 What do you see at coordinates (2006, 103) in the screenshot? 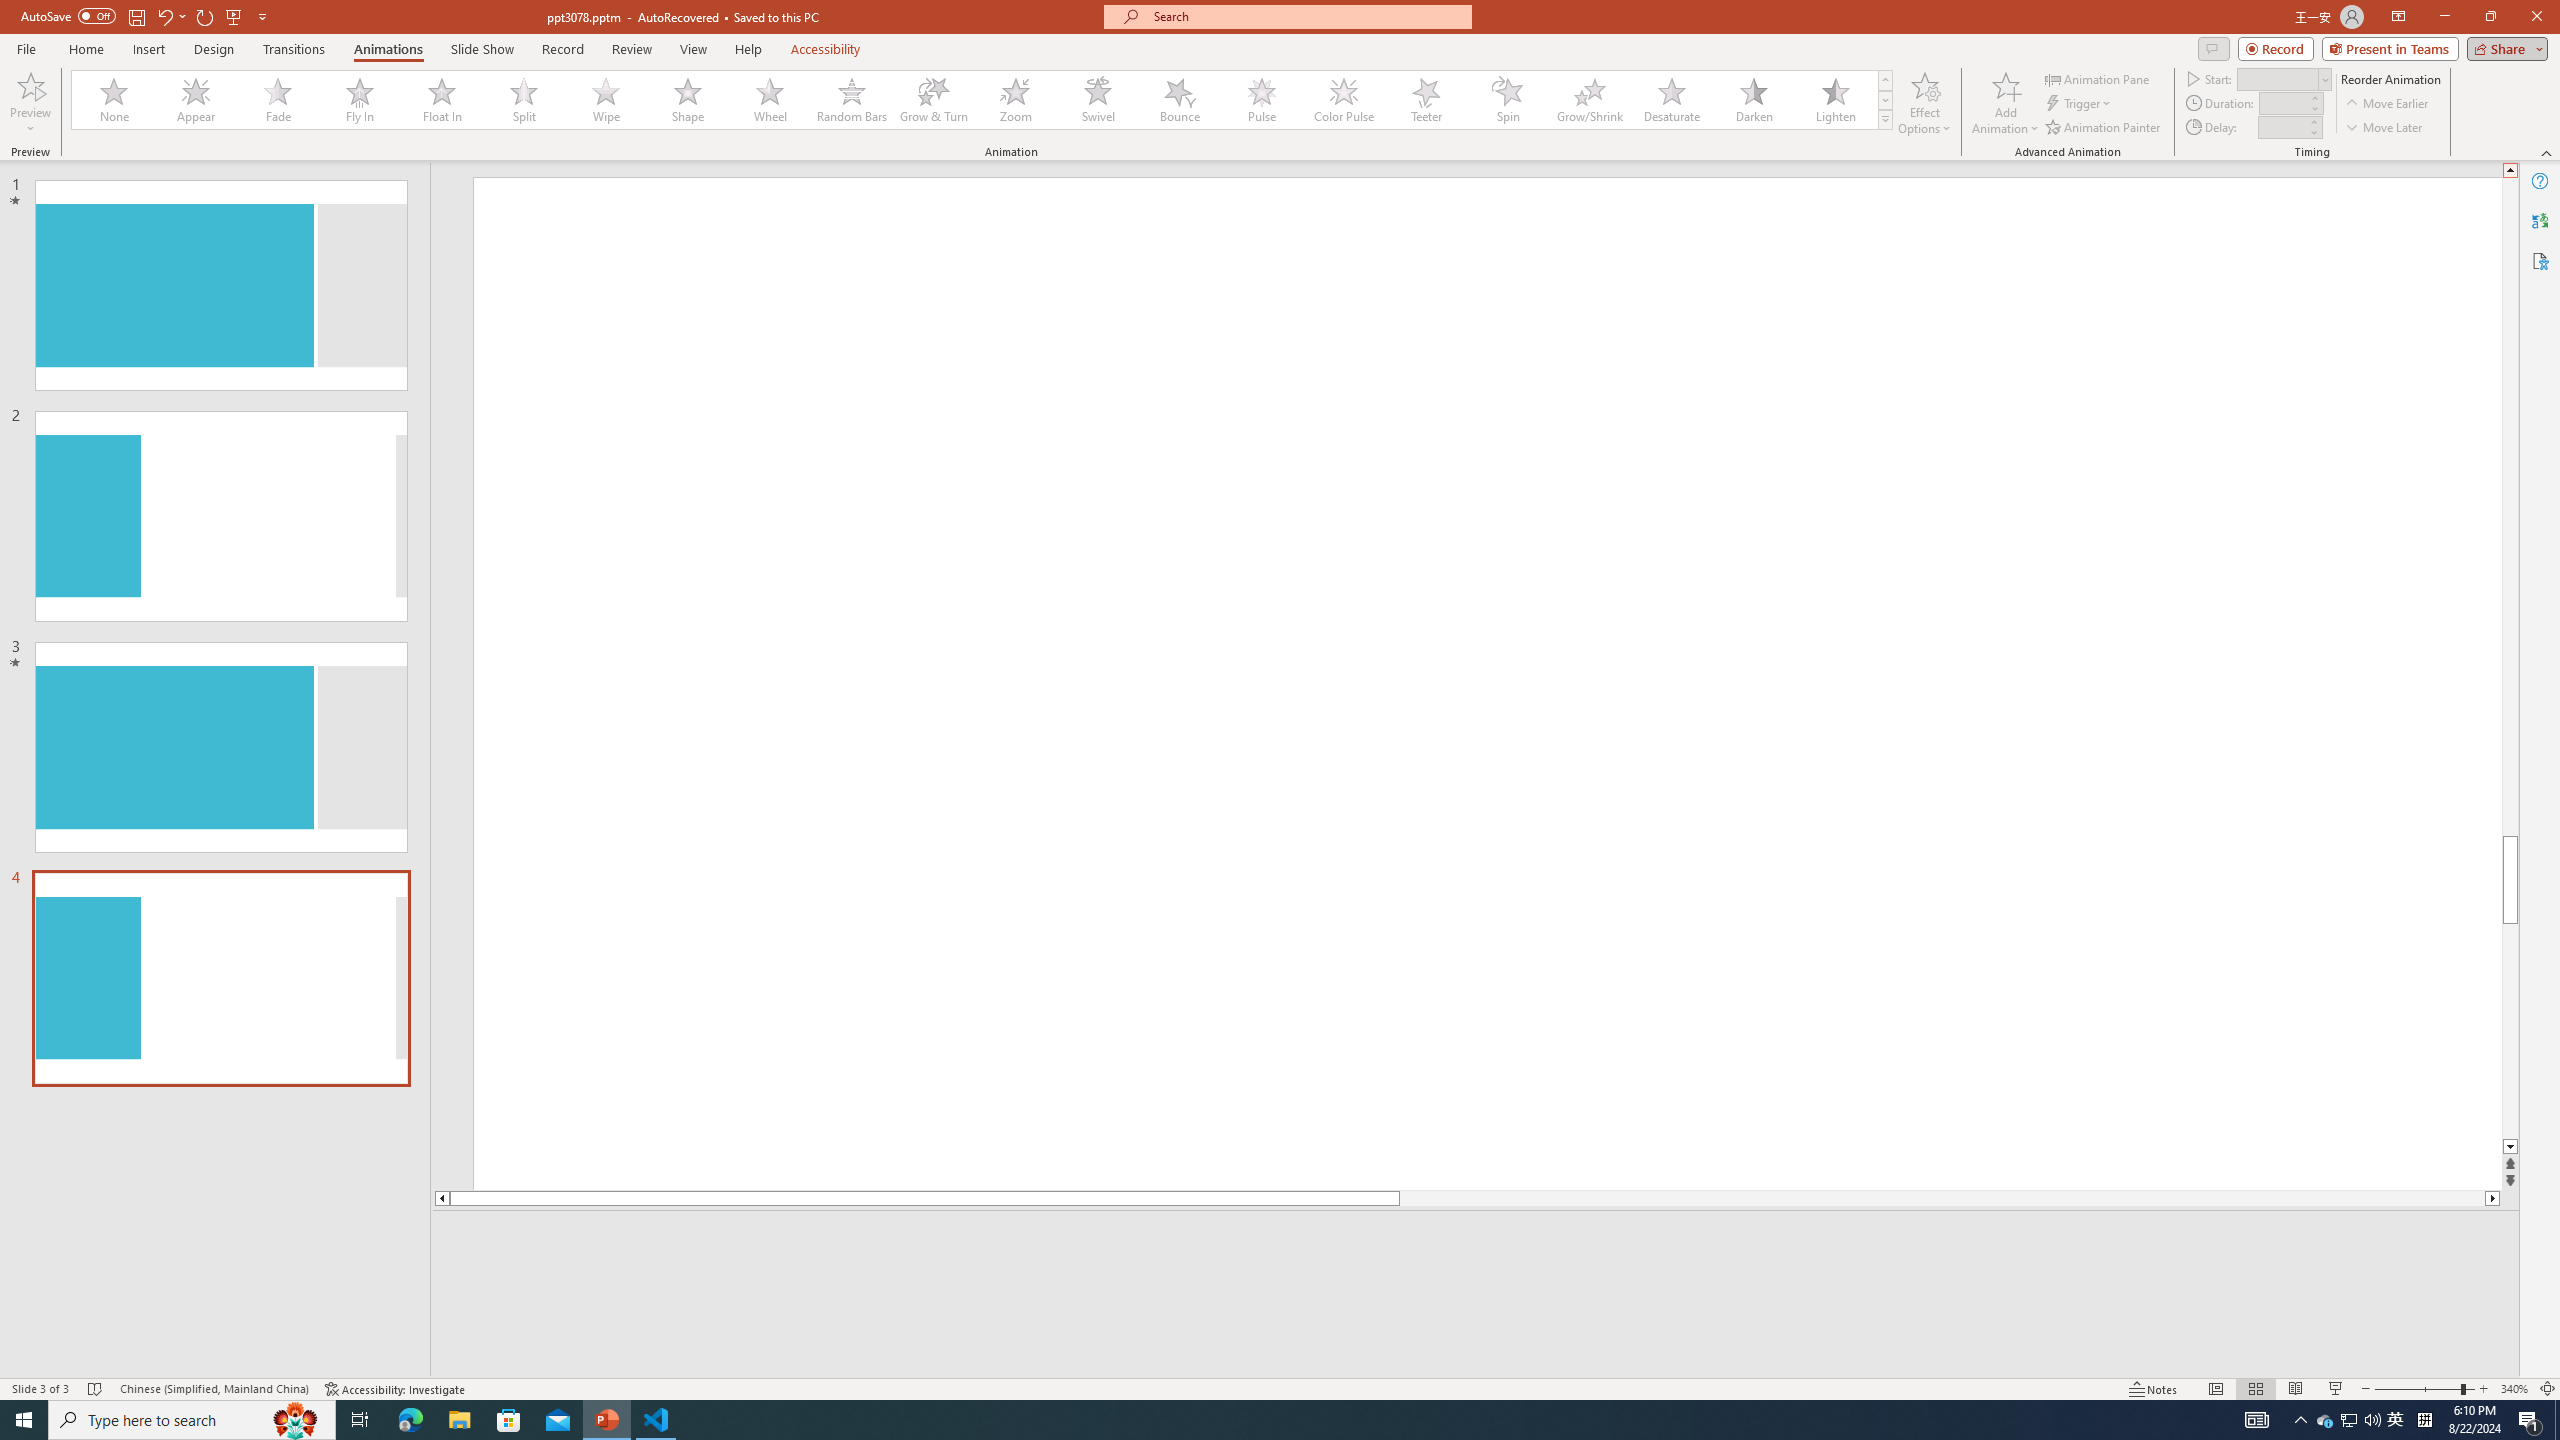
I see `'Add Animation'` at bounding box center [2006, 103].